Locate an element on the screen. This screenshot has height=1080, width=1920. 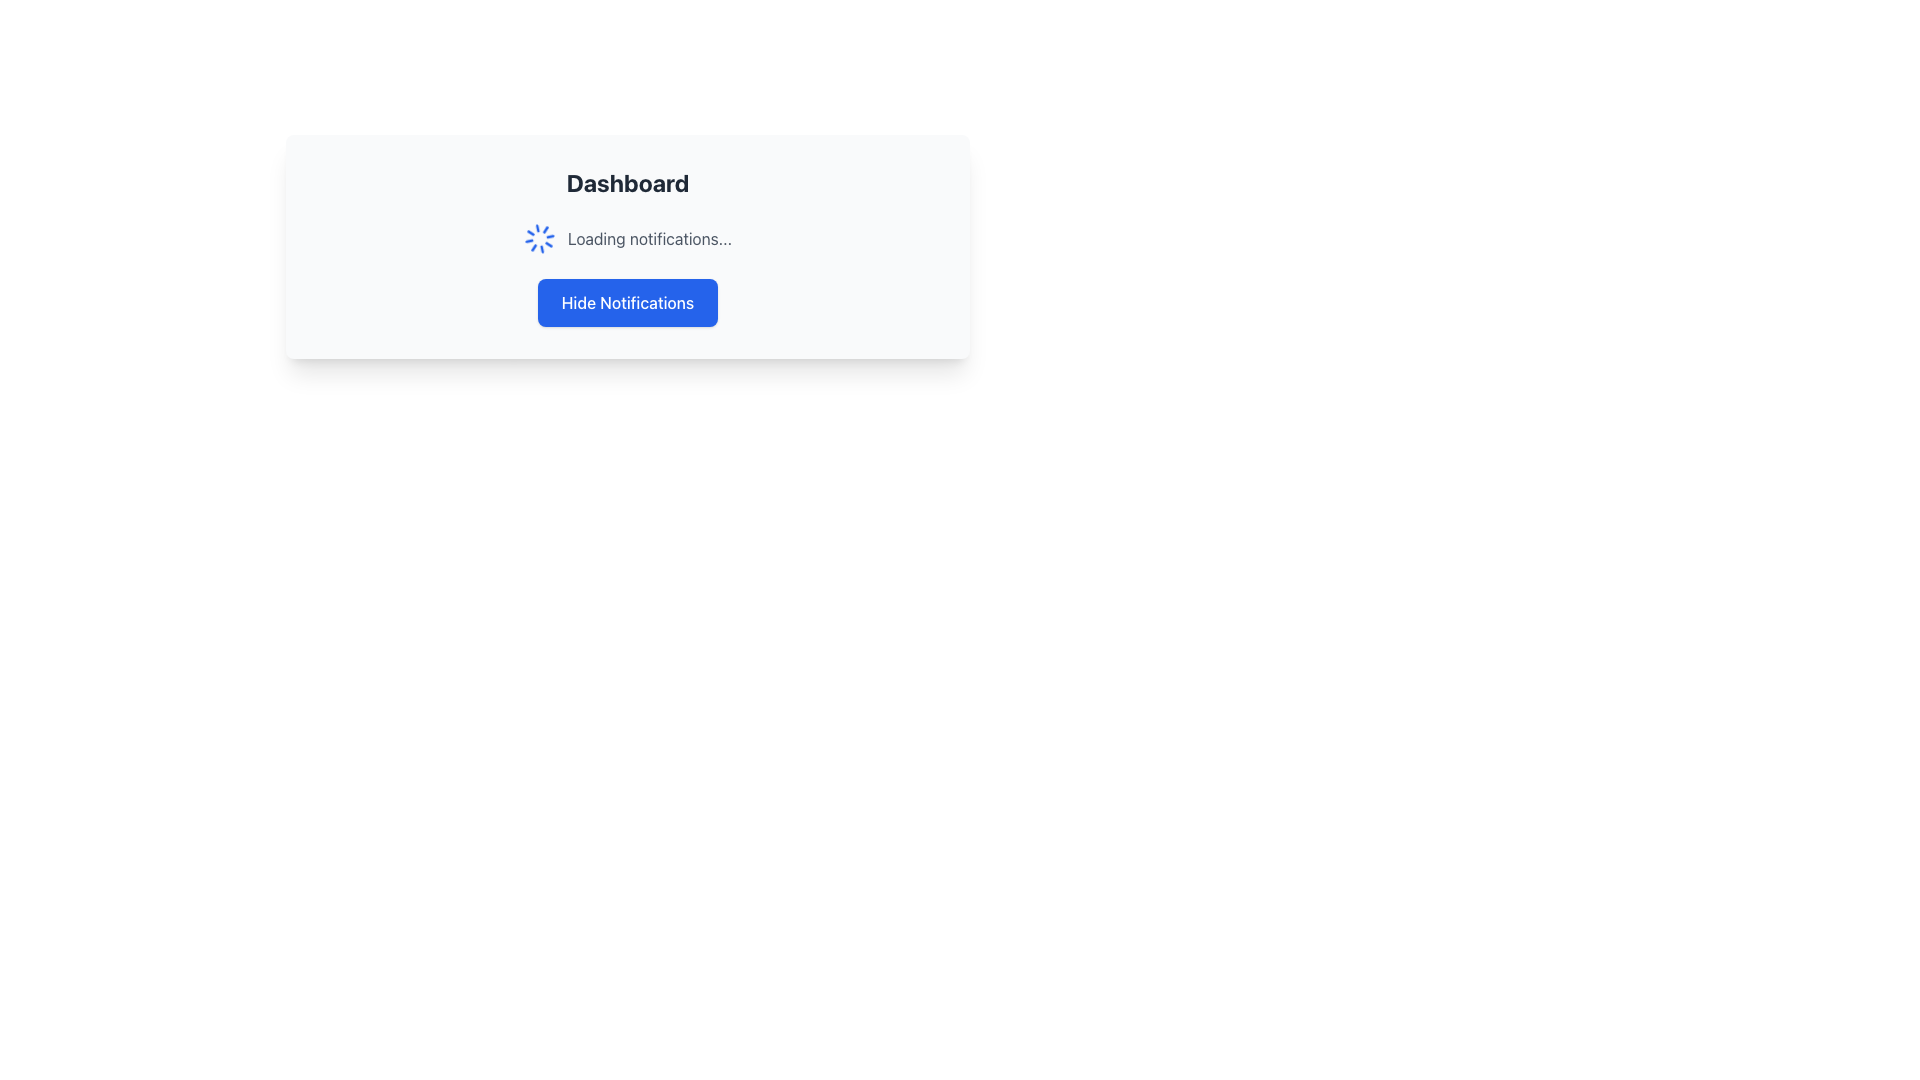
the text label displaying 'Loading notifications...' which is styled in gray and positioned above the 'Hide Notifications' button is located at coordinates (649, 238).